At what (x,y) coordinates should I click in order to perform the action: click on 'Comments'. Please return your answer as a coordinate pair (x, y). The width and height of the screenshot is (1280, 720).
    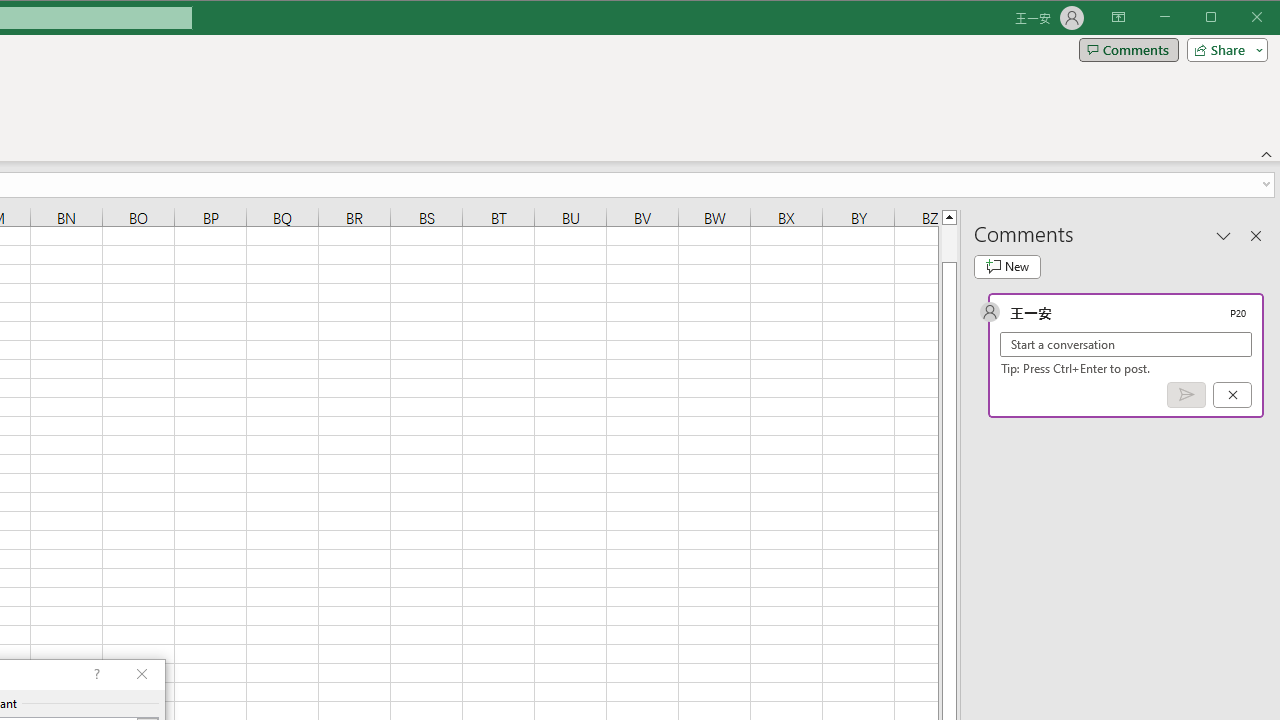
    Looking at the image, I should click on (1128, 49).